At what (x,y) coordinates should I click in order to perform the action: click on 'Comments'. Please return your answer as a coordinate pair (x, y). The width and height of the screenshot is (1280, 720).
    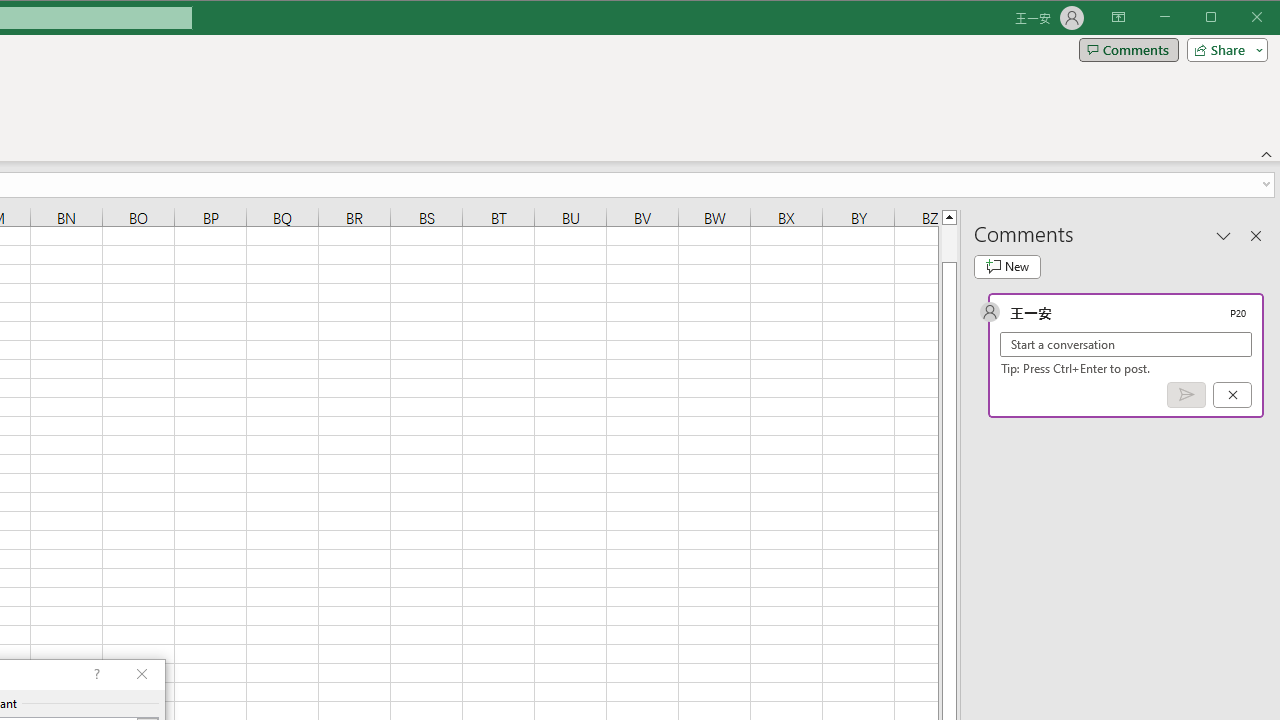
    Looking at the image, I should click on (1128, 49).